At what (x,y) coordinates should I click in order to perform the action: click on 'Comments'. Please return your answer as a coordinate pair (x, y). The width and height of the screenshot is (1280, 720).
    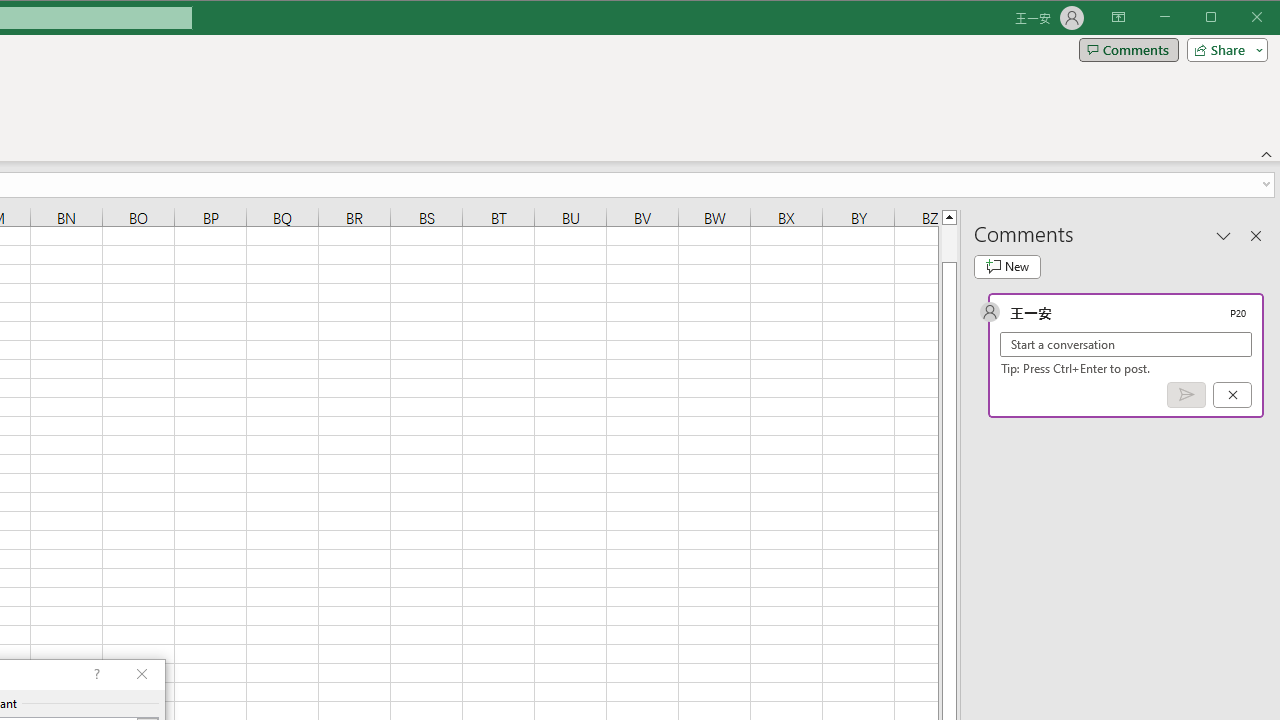
    Looking at the image, I should click on (1128, 49).